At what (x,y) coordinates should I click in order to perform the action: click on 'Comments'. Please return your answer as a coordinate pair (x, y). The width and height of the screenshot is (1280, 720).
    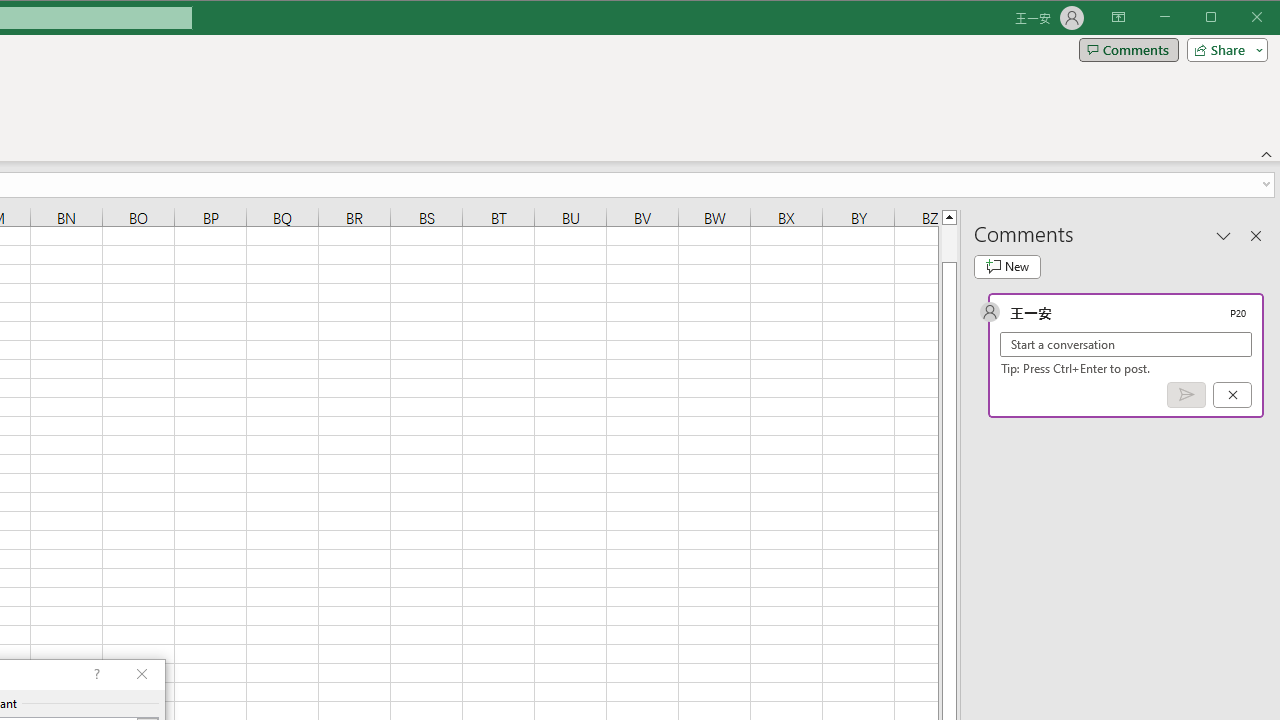
    Looking at the image, I should click on (1128, 49).